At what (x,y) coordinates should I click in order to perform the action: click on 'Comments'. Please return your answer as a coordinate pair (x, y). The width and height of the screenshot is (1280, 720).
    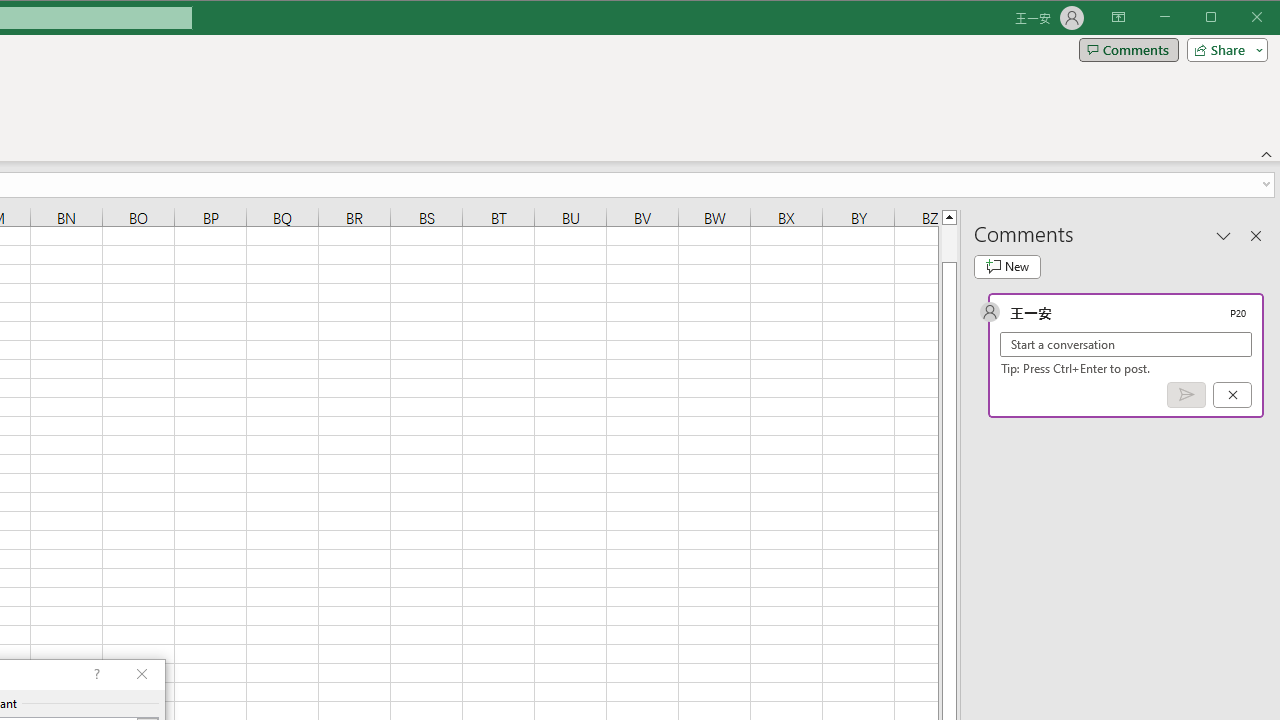
    Looking at the image, I should click on (1128, 49).